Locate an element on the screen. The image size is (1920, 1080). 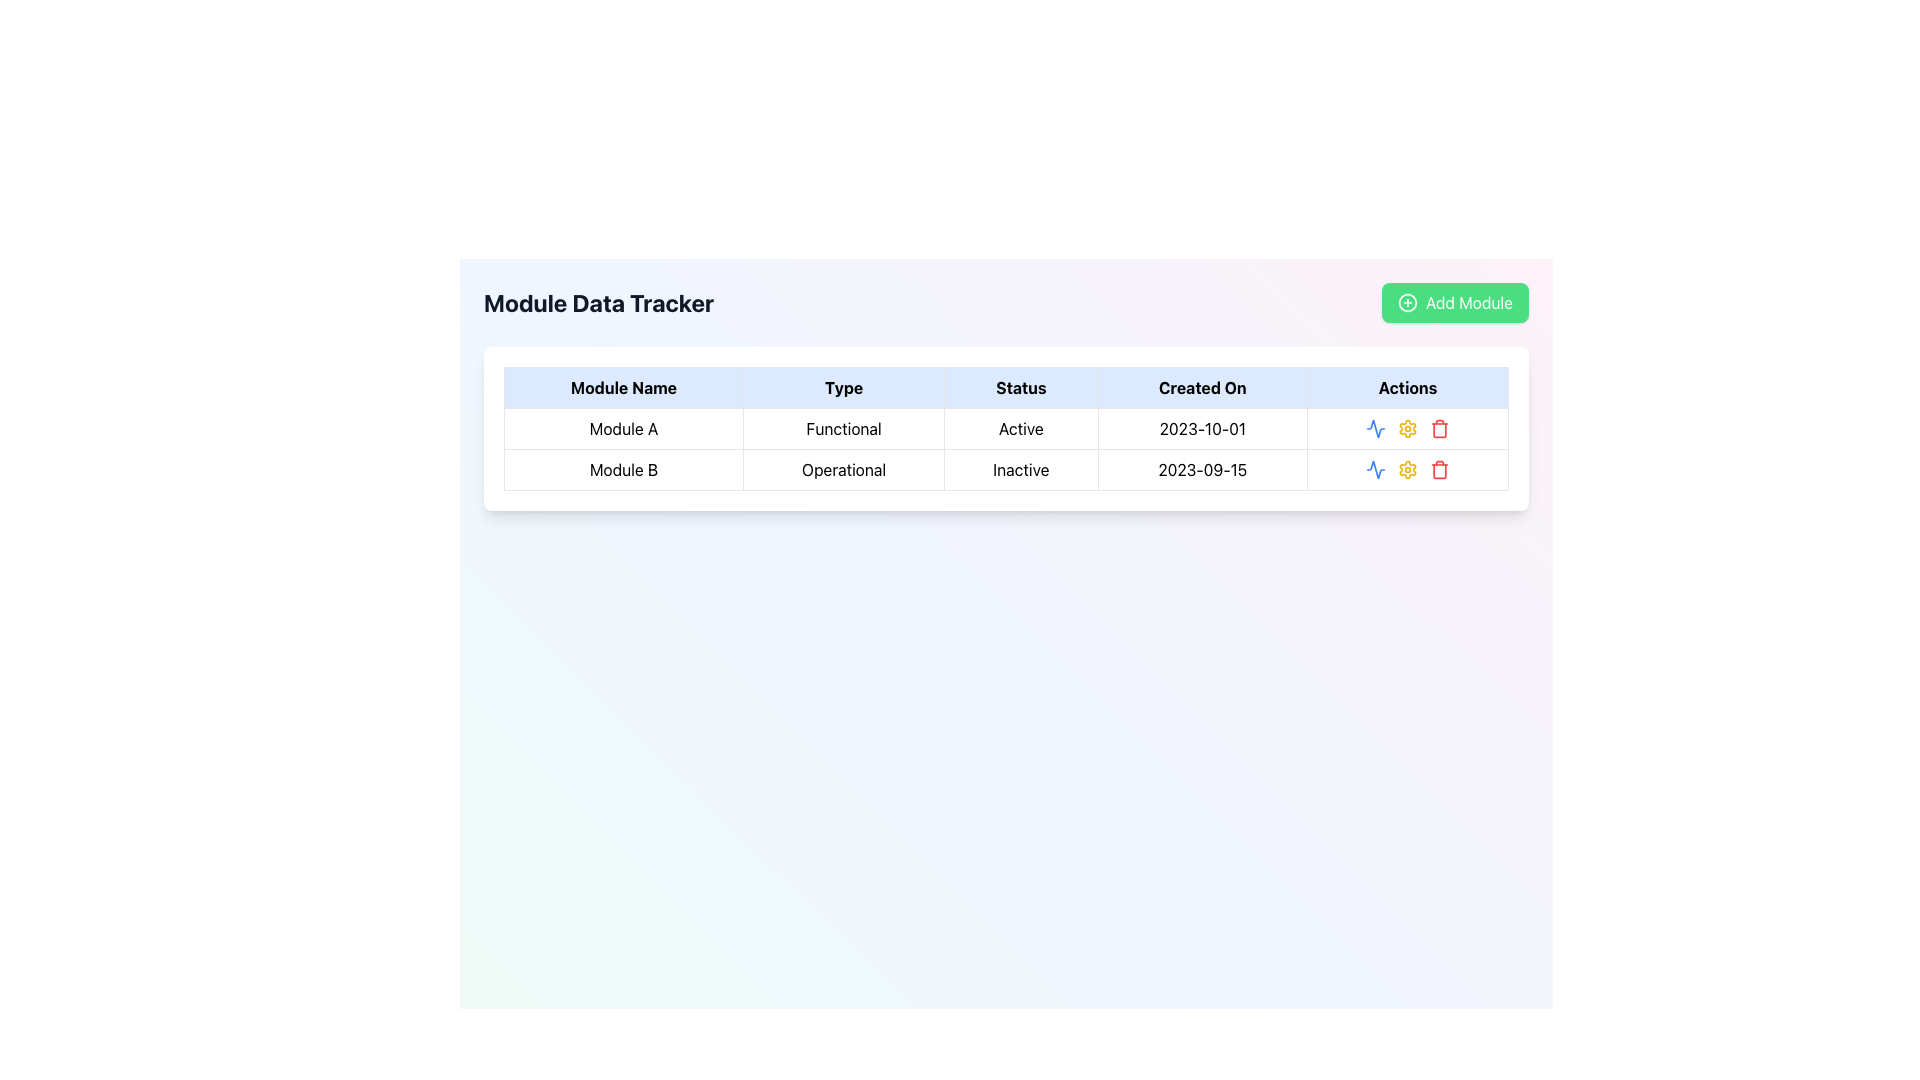
the yellow cogwheel icon button located in the actions column of the second row in the 'Module Data Tracker' table is located at coordinates (1406, 427).